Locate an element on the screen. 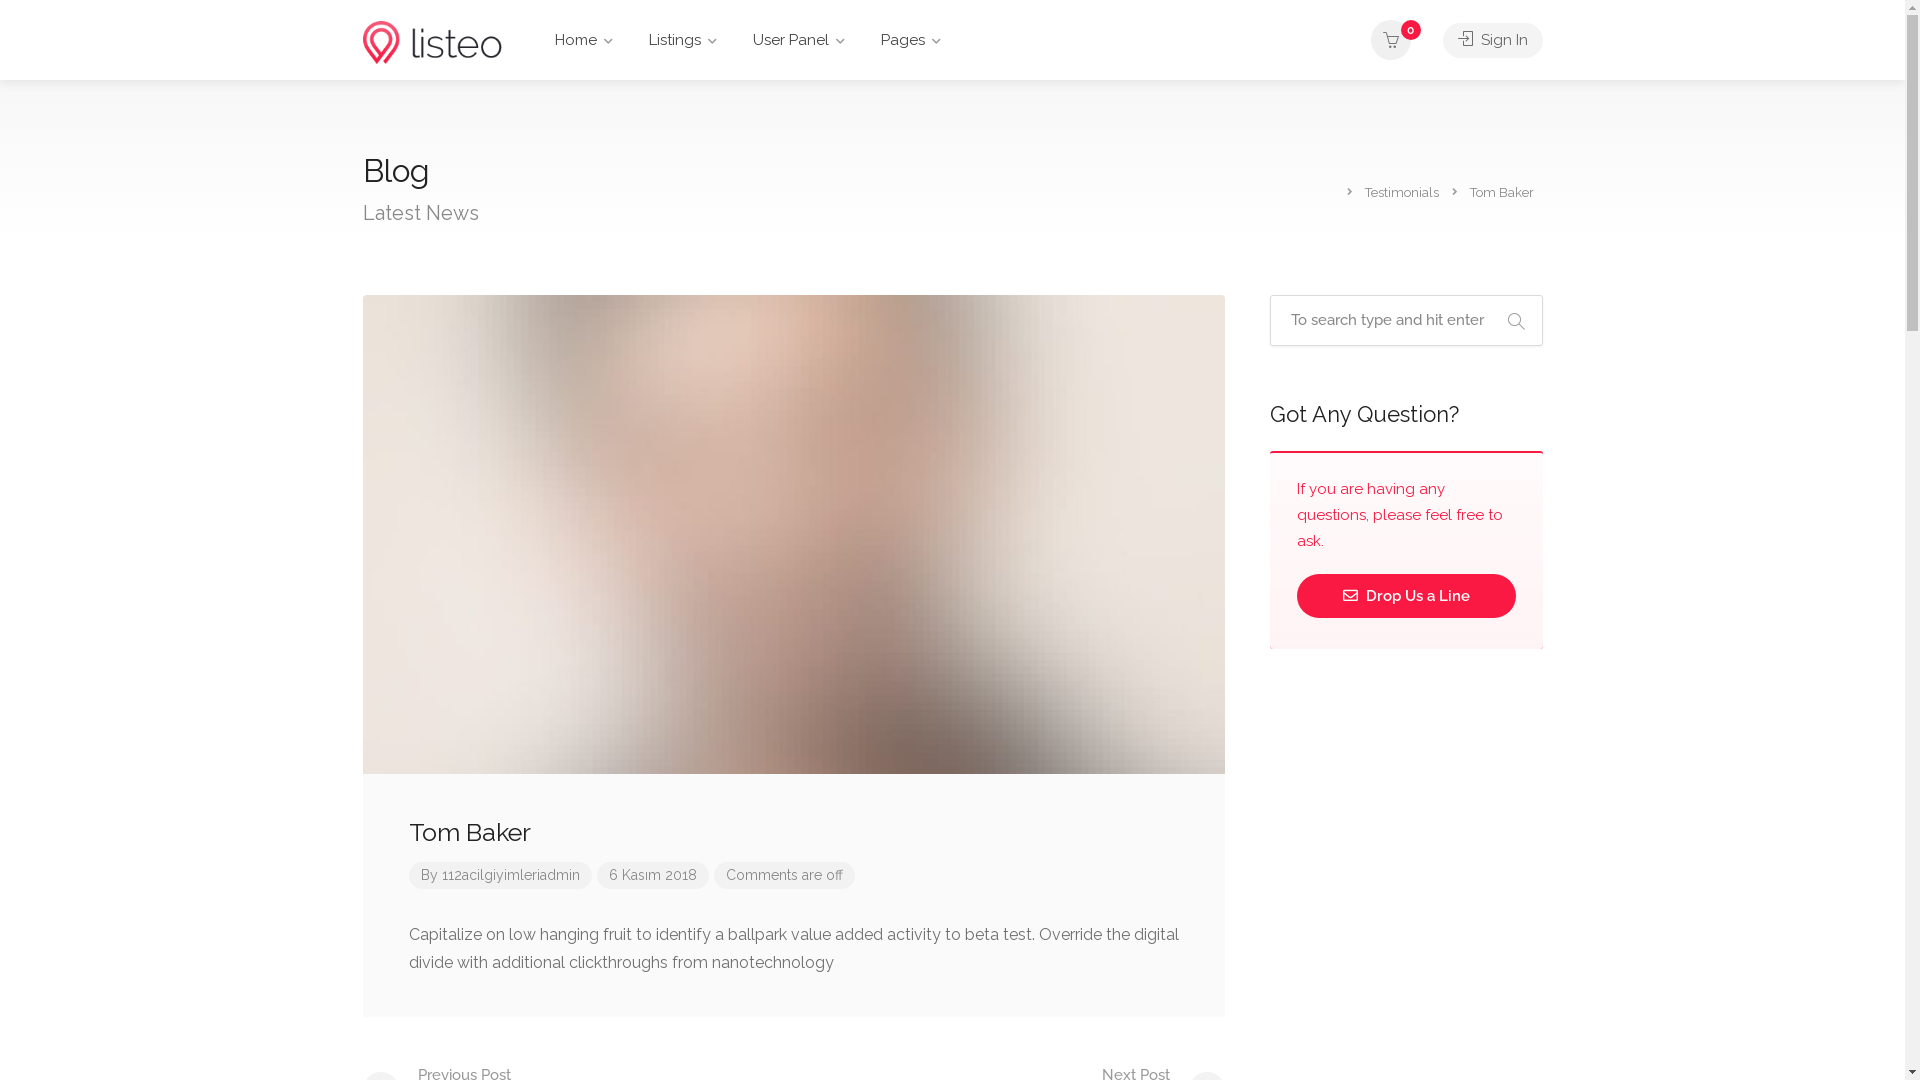 This screenshot has width=1920, height=1080. 'Testimonials' is located at coordinates (1362, 191).